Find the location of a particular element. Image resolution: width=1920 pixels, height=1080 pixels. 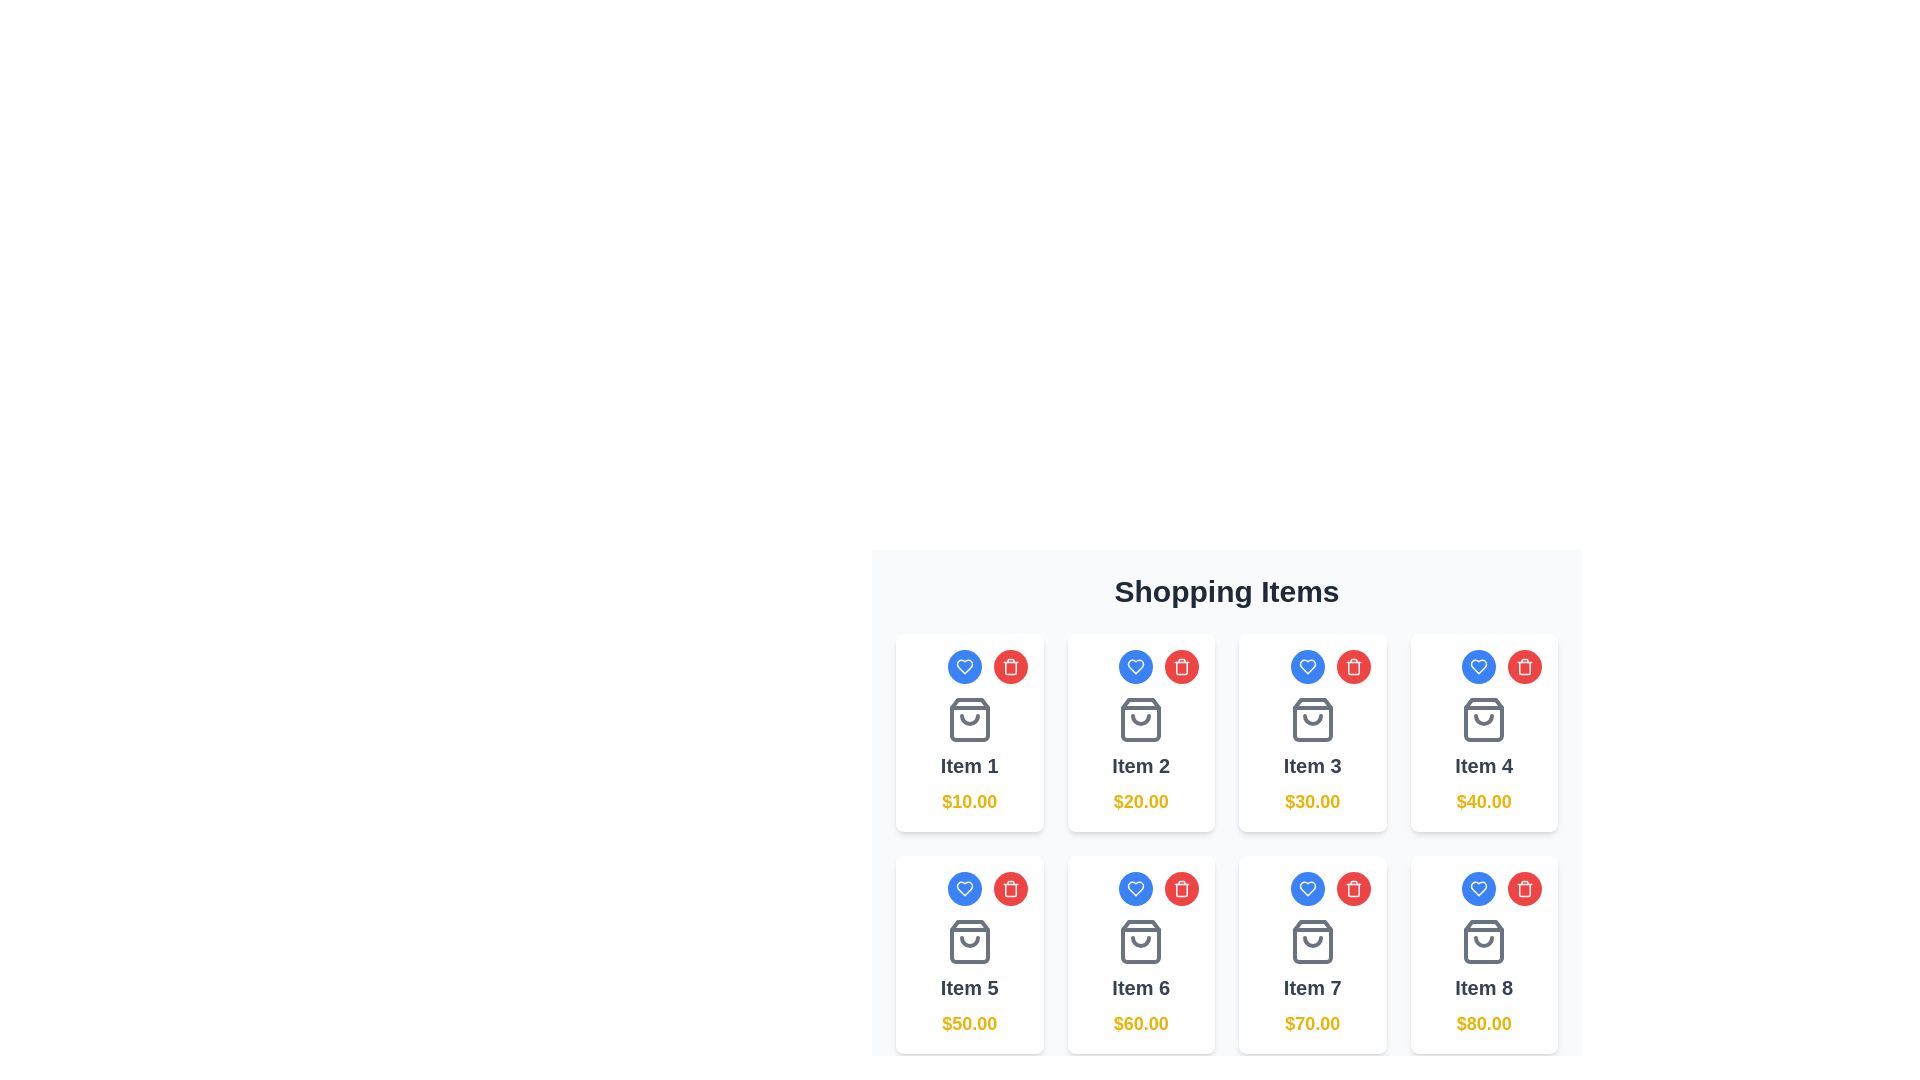

the blue circular button with a white heart icon located at the top-right corner of the card labeled 'Item 2' is located at coordinates (1141, 667).